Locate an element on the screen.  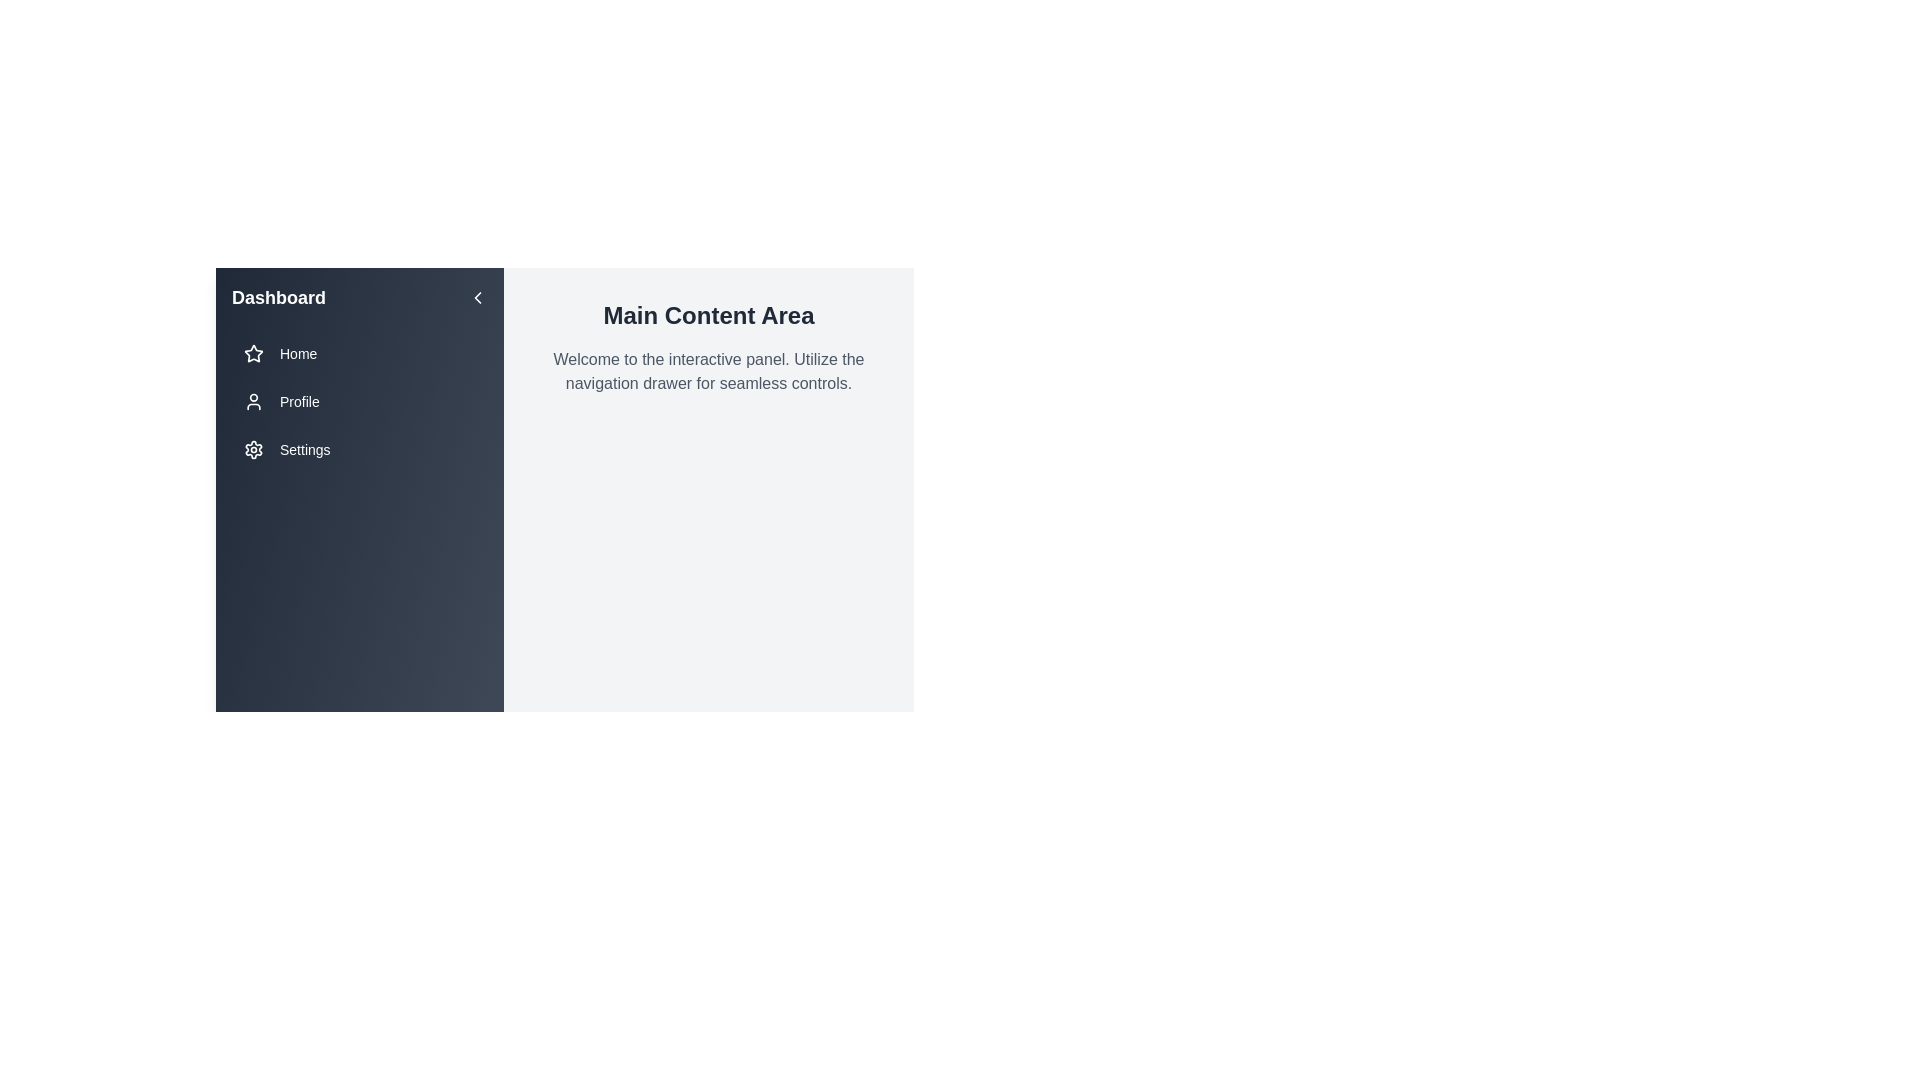
the 'Settings' text label, which is displayed in white against a dark gray background in the vertical navigation menu, positioned below 'Profile' is located at coordinates (304, 450).